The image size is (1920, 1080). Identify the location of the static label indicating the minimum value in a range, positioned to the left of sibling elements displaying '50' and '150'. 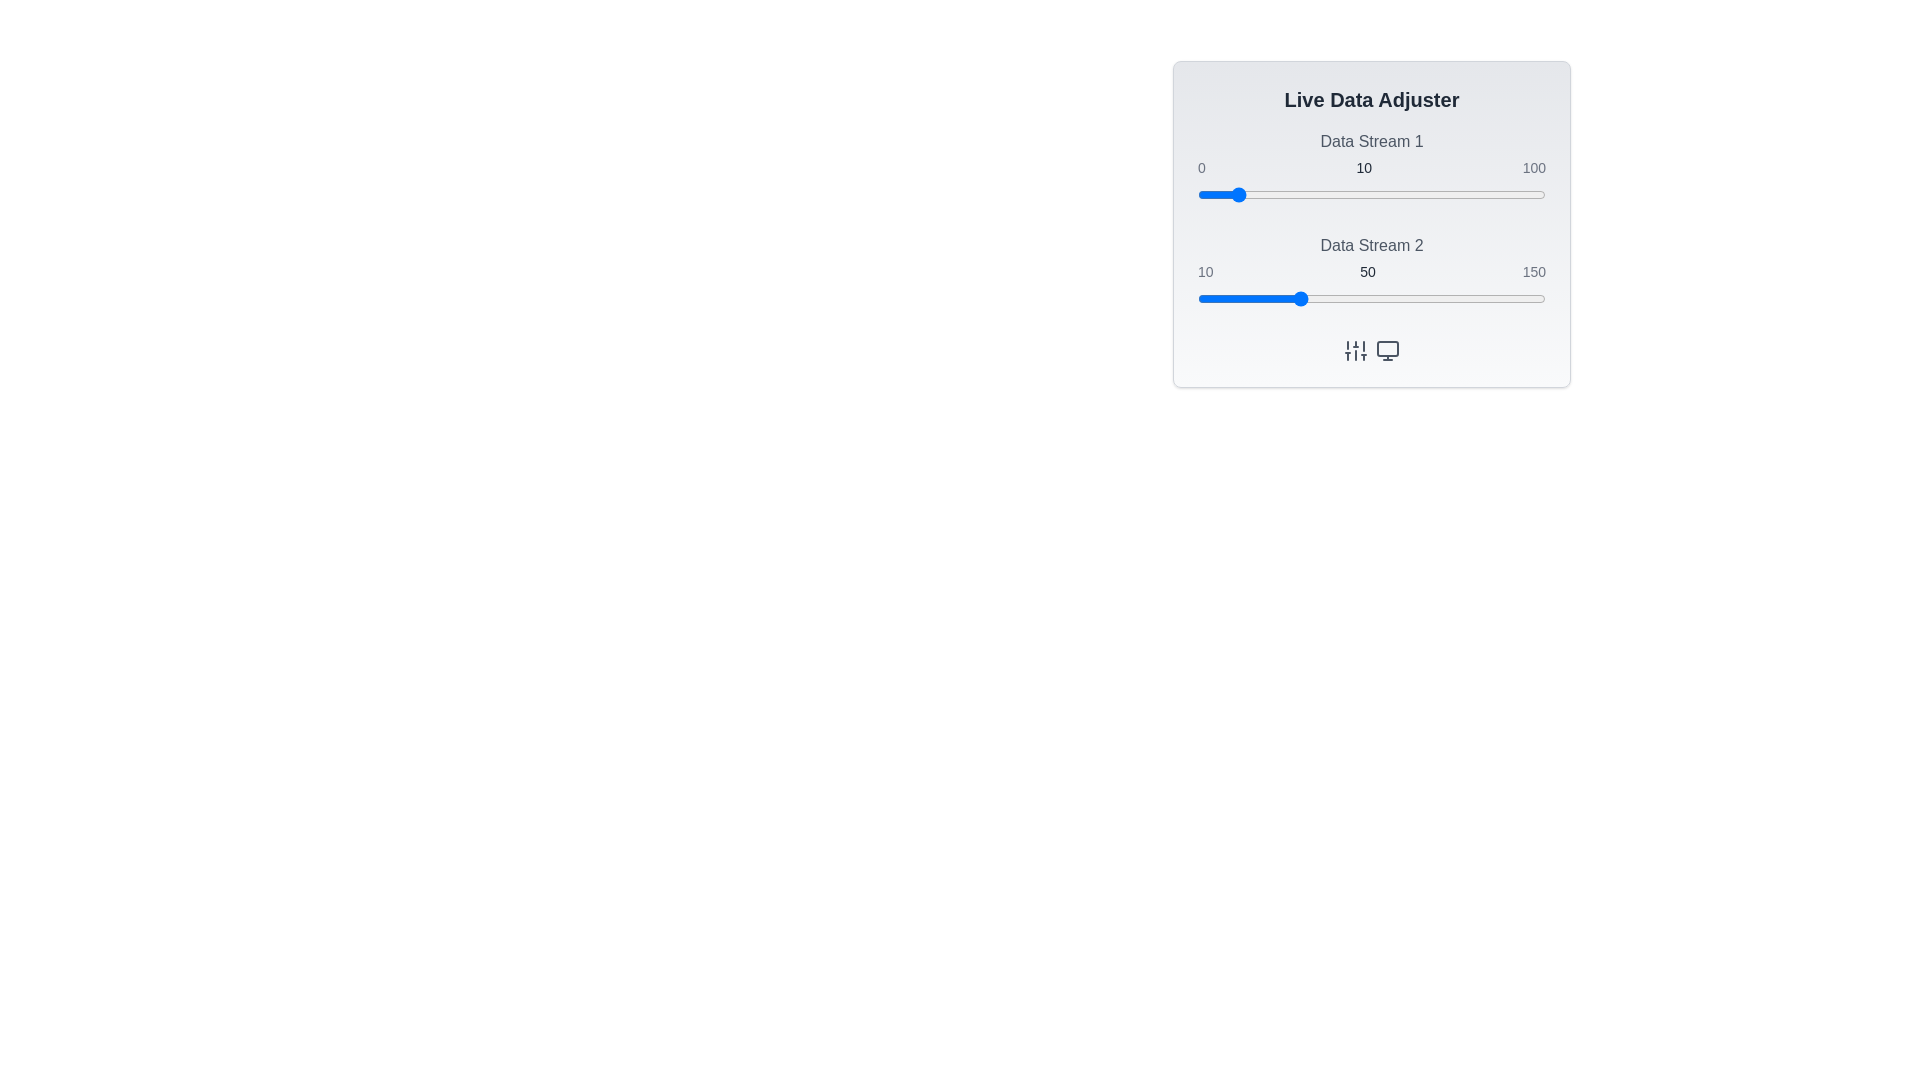
(1204, 272).